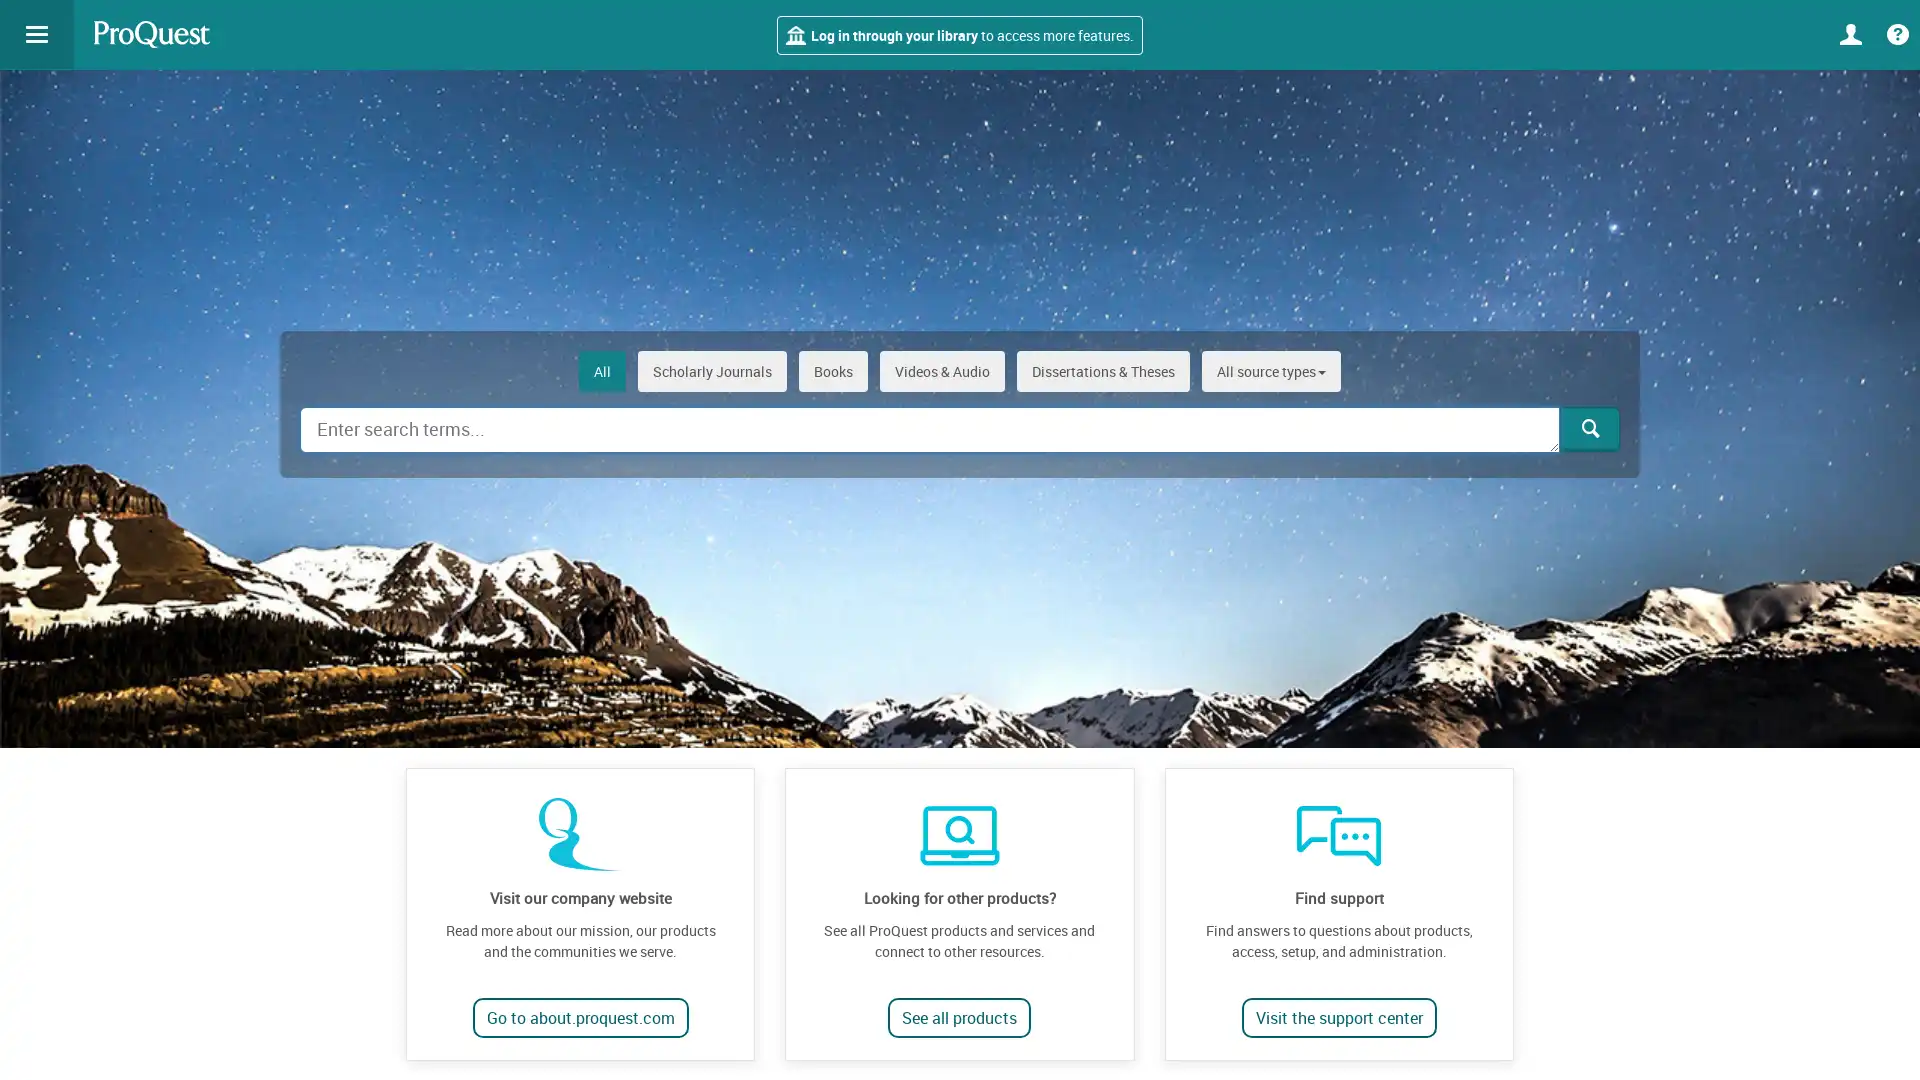  Describe the element at coordinates (1588, 427) in the screenshot. I see `Search` at that location.